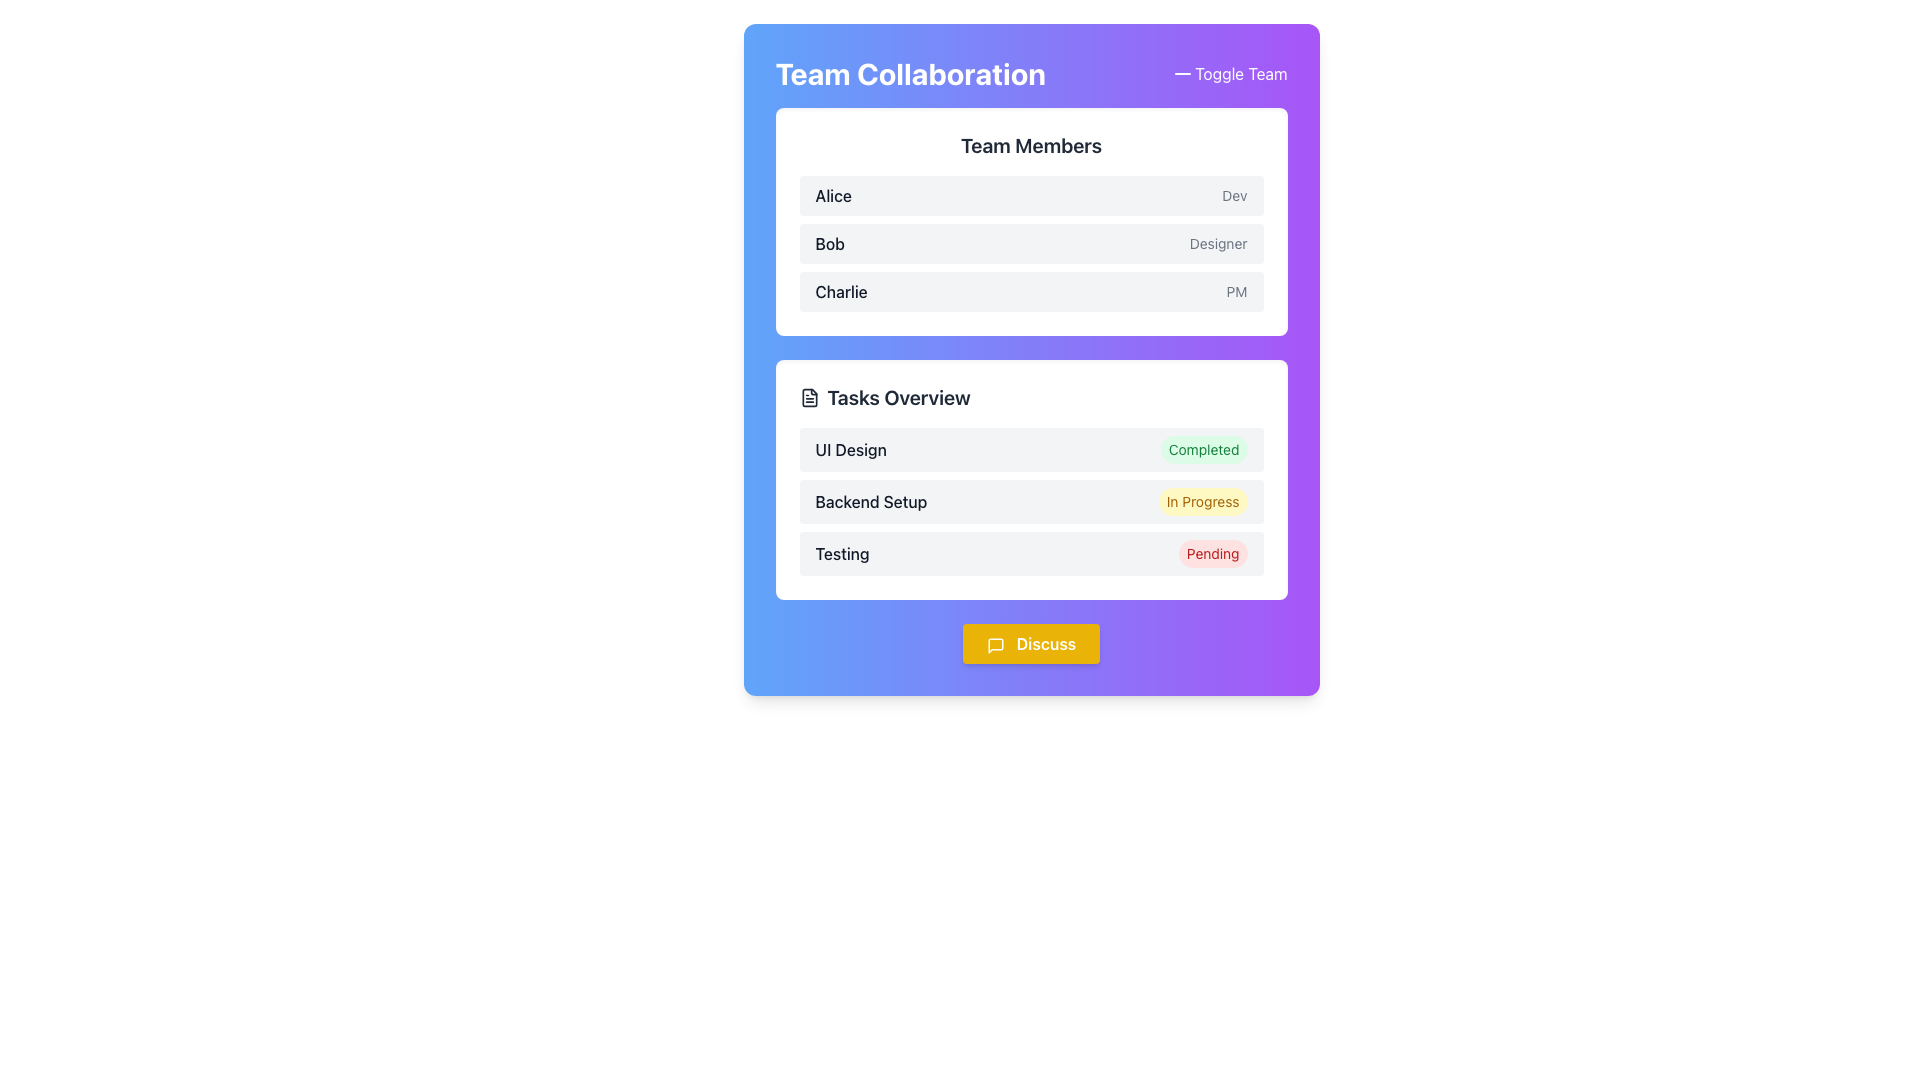 The height and width of the screenshot is (1080, 1920). I want to click on task name 'Backend Setup' and its status 'In Progress' from the Task Progress Item located in the Tasks Overview section, so click(1031, 500).